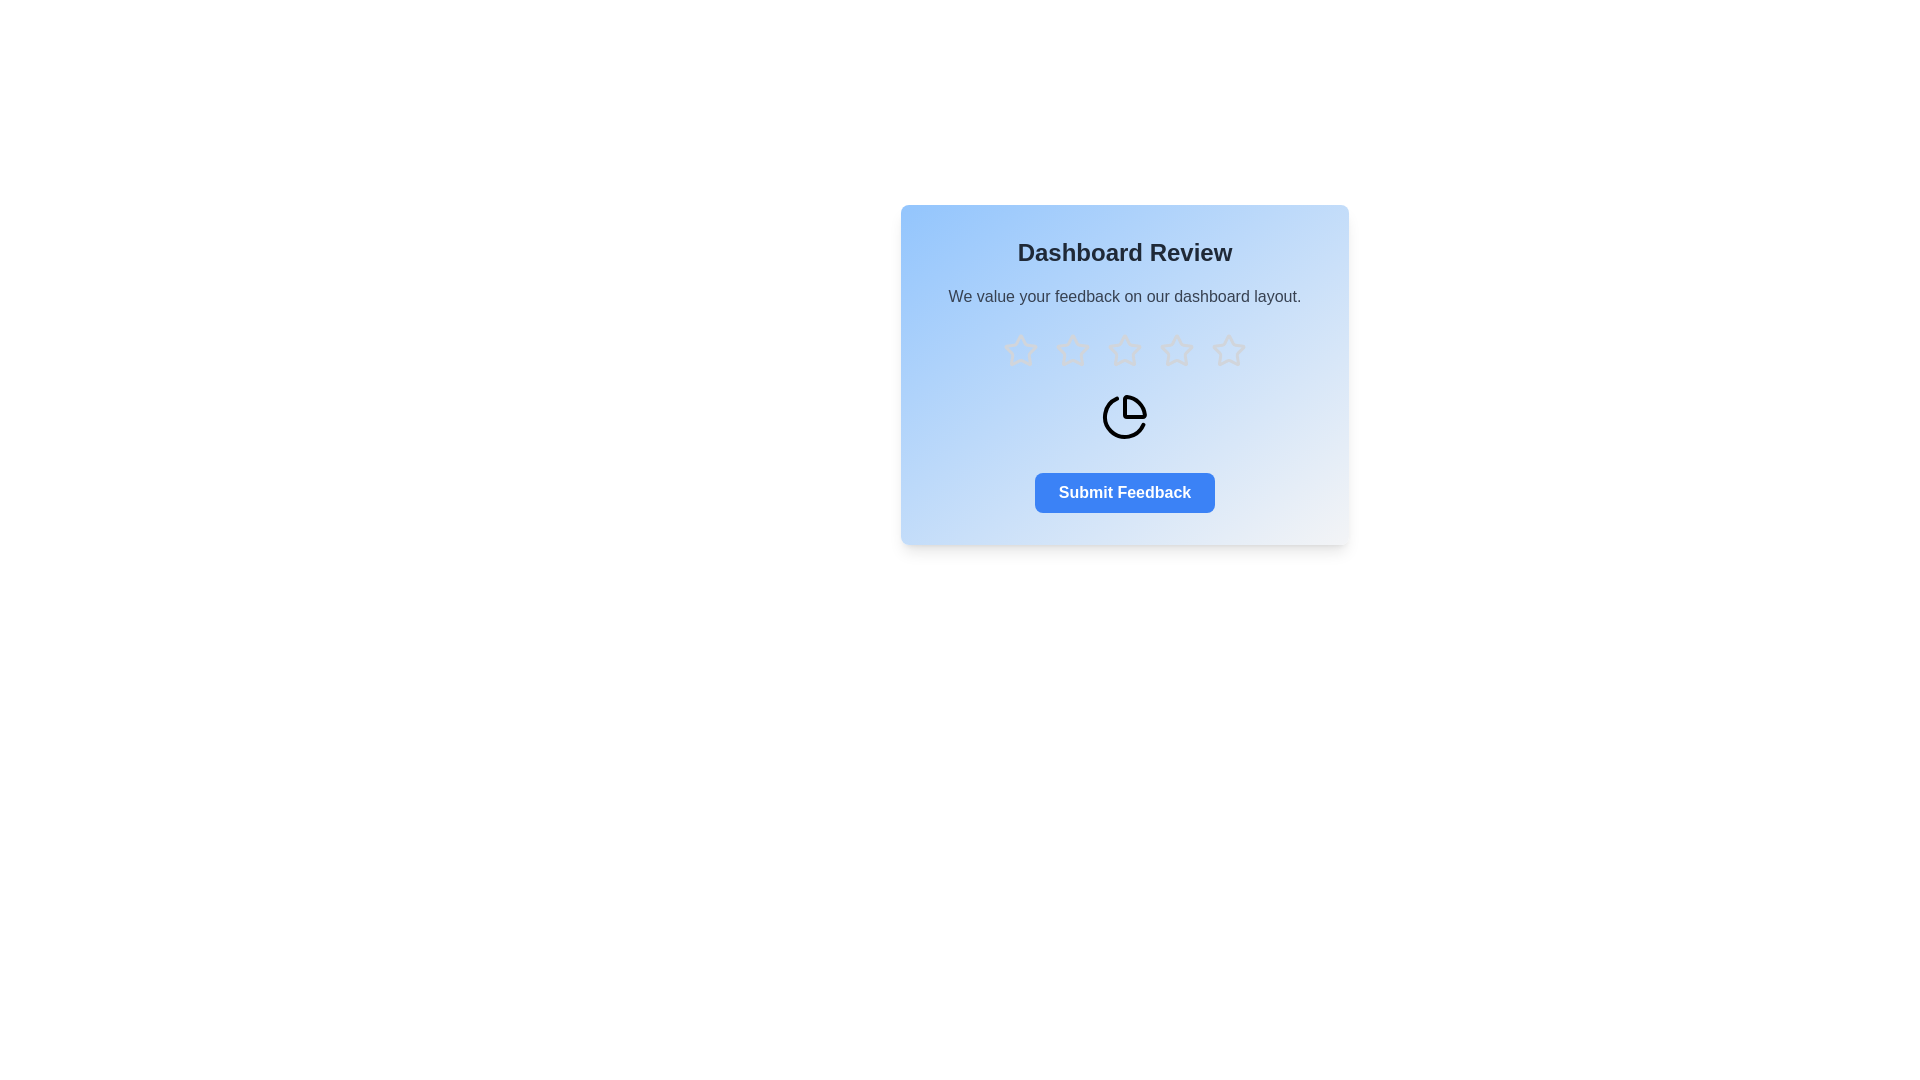  Describe the element at coordinates (1021, 350) in the screenshot. I see `the star corresponding to the rating 1` at that location.